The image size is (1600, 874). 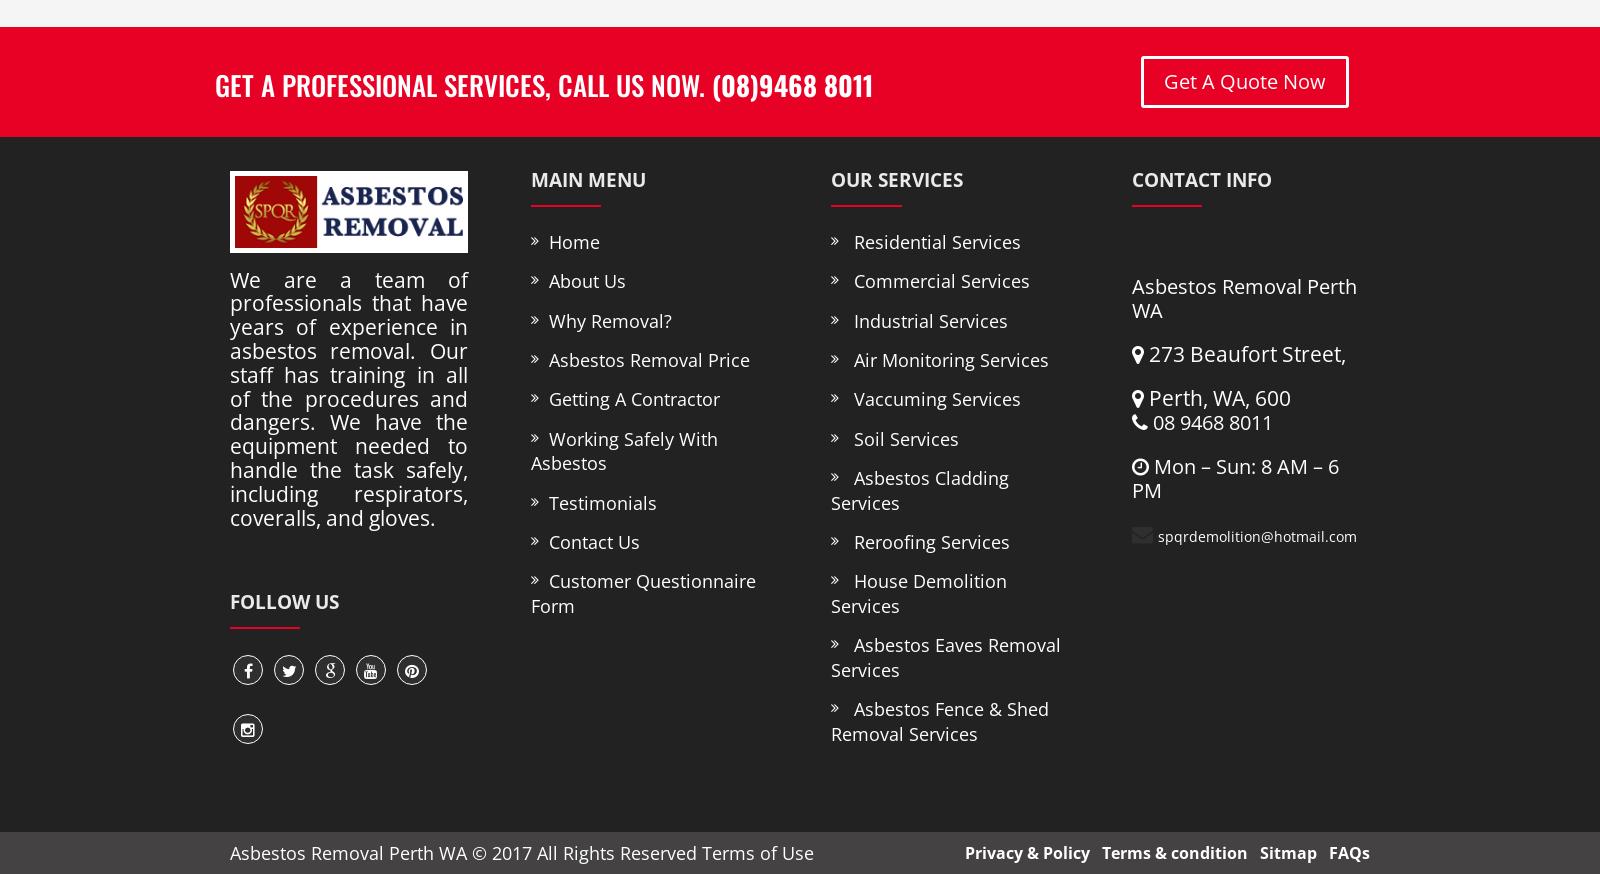 What do you see at coordinates (1208, 422) in the screenshot?
I see `'08 9468 8011'` at bounding box center [1208, 422].